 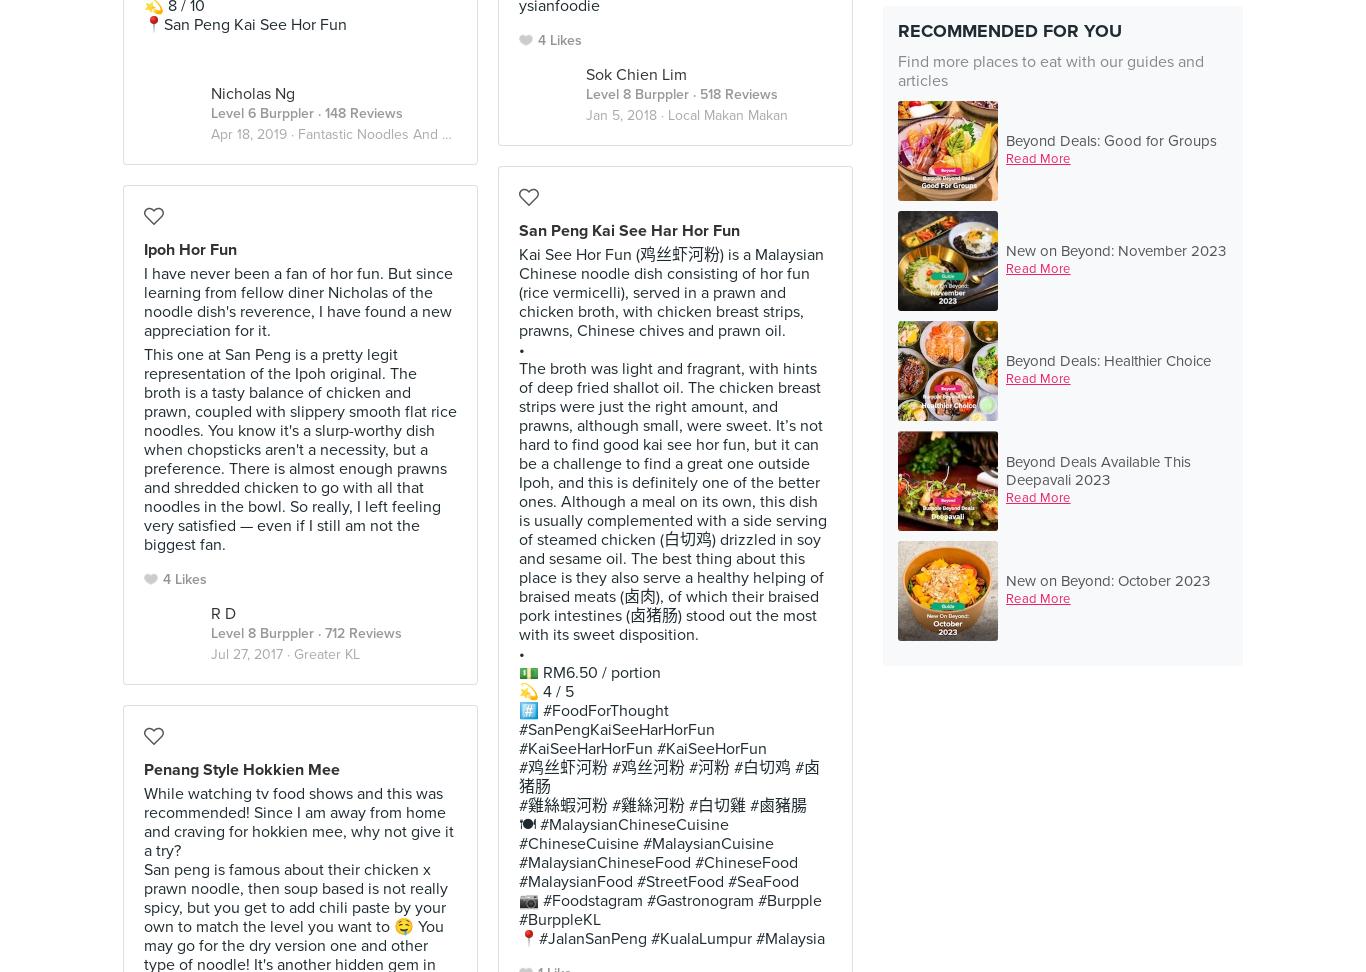 I want to click on 'This one at San Peng is a pretty legit representation of the Ipoh original. The broth is a tasty balance of chicken and prawn, coupled with slippery smooth flat rice noodles. You know it's a slurp-worthy dish when chopsticks aren't a necessity, but a preference. There is almost enough prawns and shredded chicken to go with all that noodles in the bowl. So really, I left feeling very satisfied — even if I still am not the biggest fan.', so click(x=300, y=447).